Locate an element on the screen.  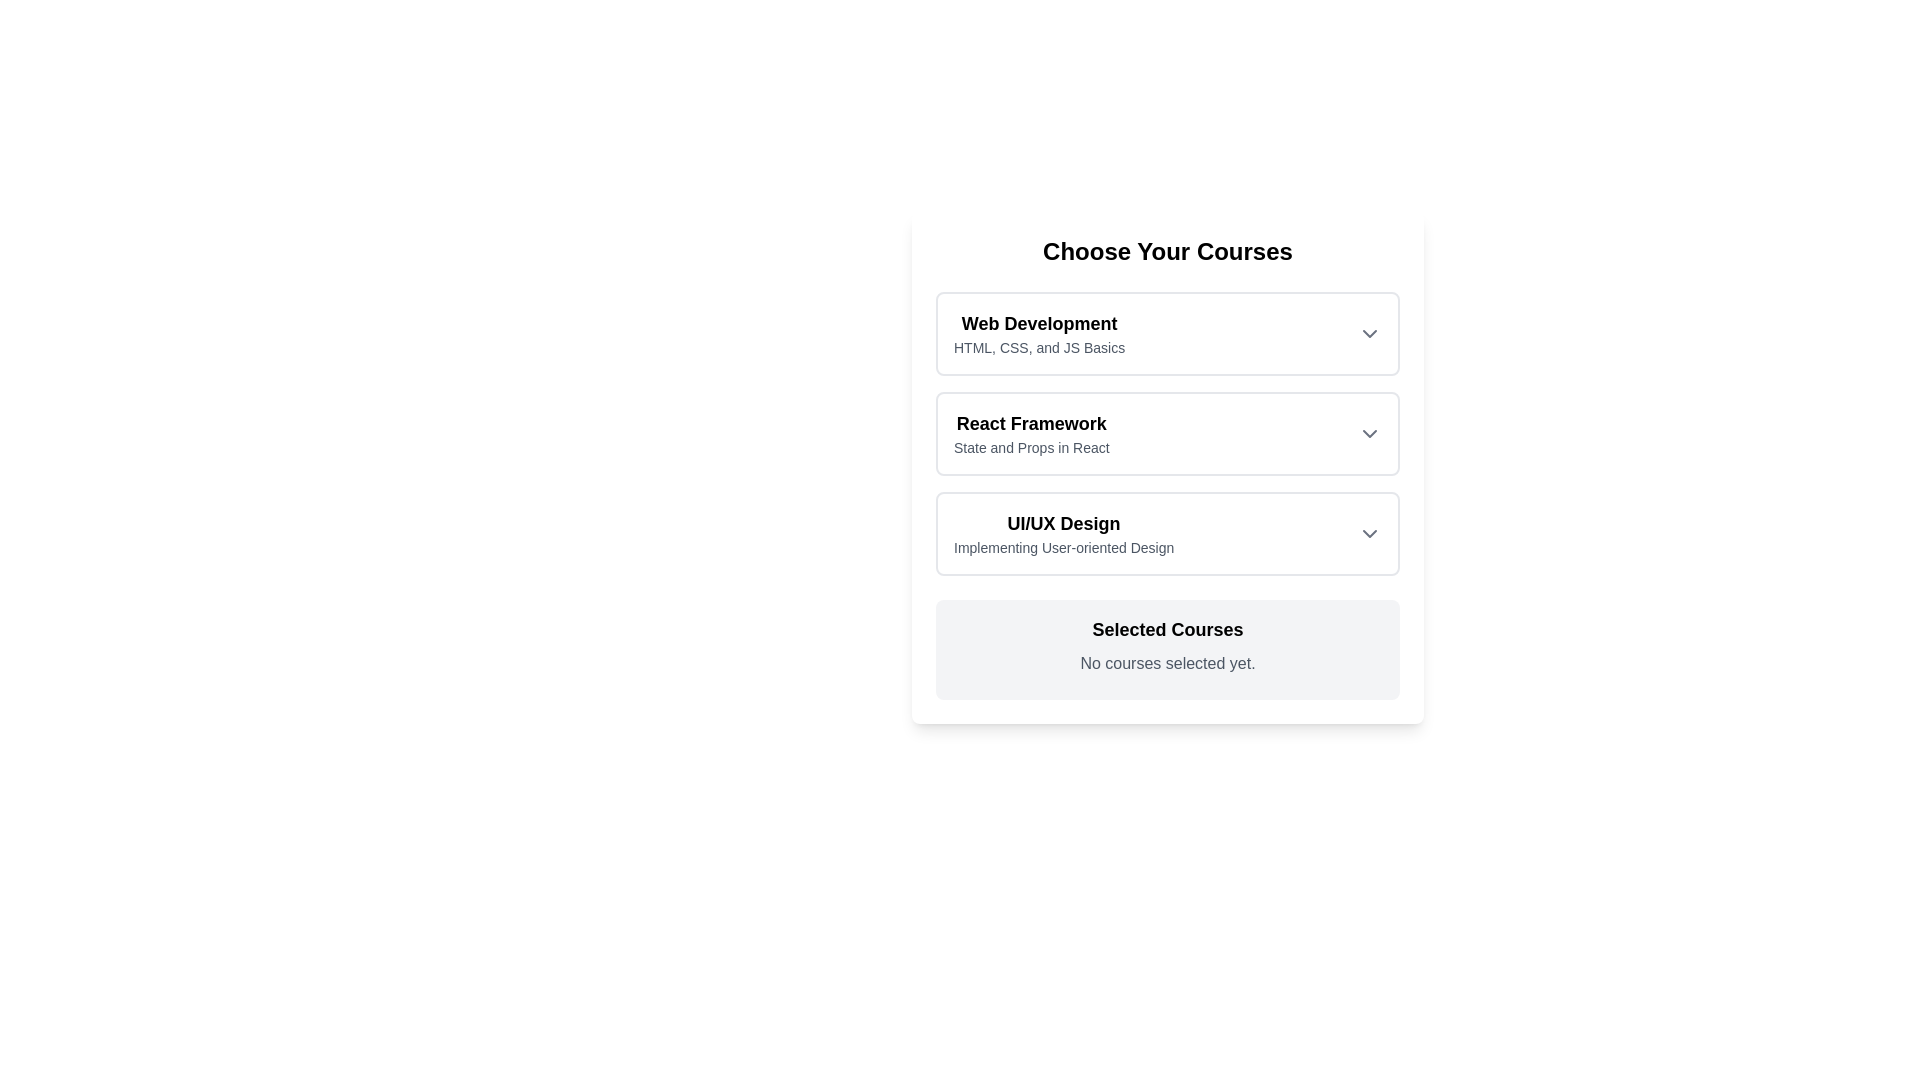
bold text display 'UI/UX Design' that is prominently positioned above the subtitle within the course options list is located at coordinates (1063, 523).